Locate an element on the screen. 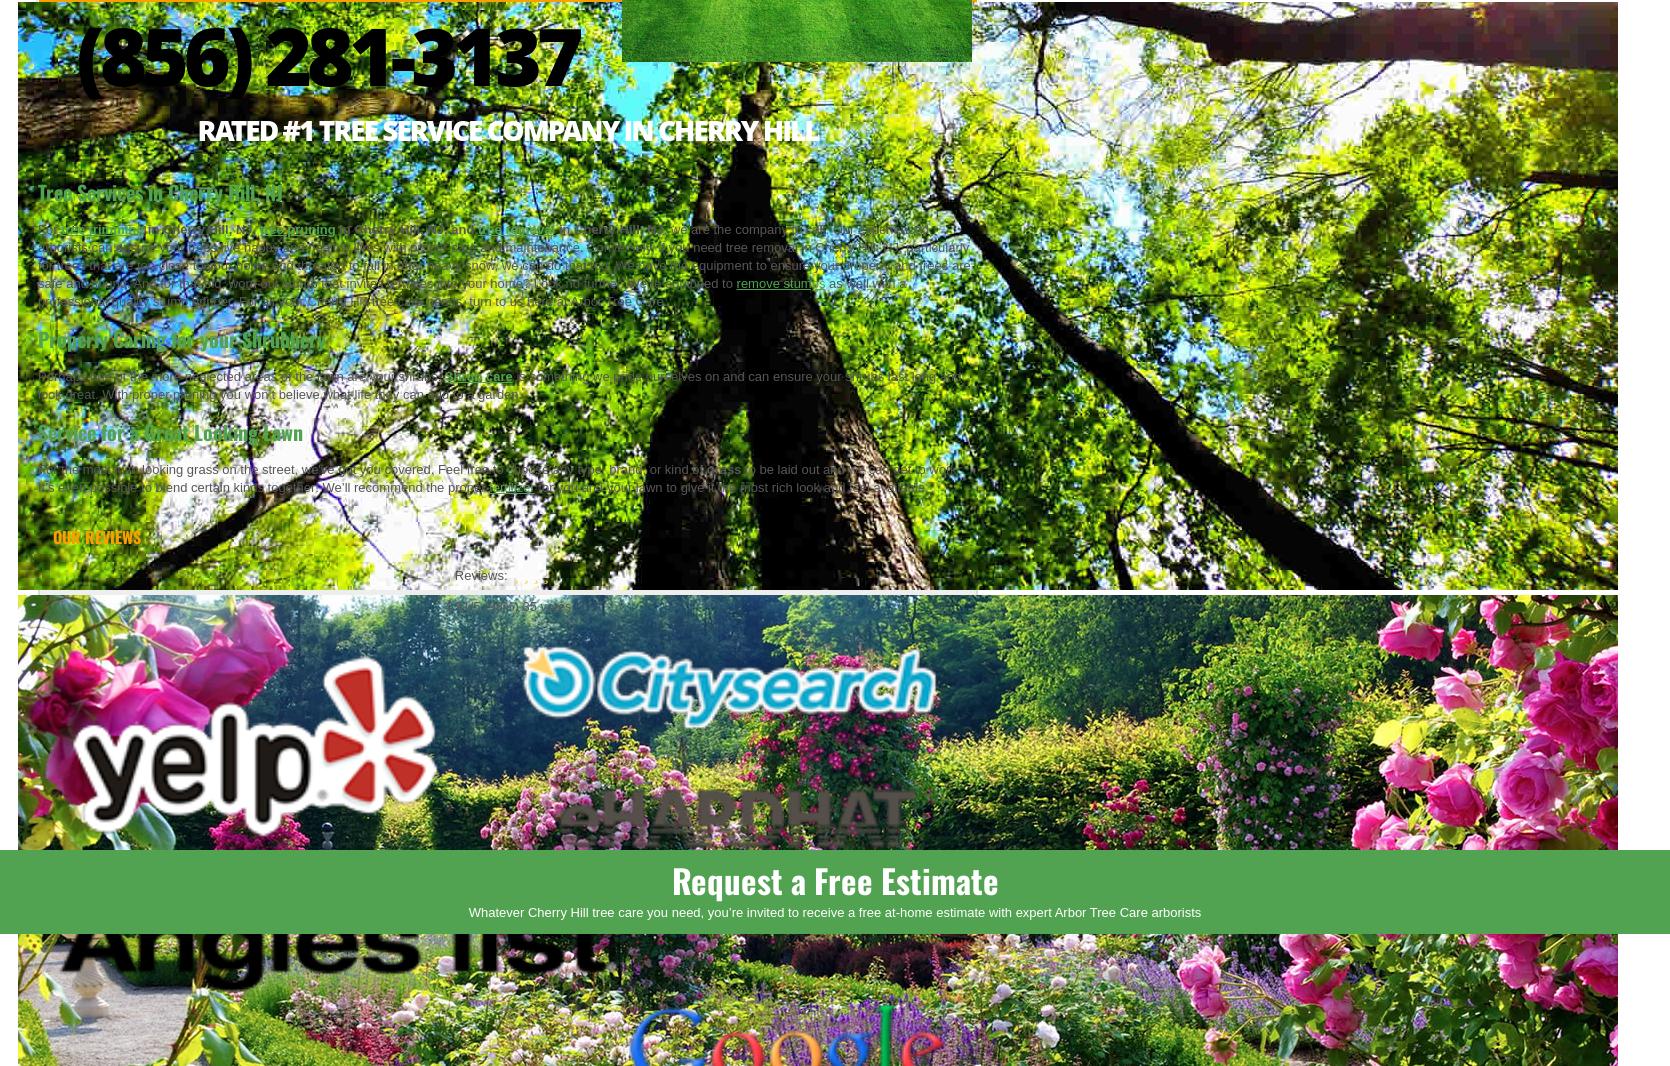  '/' is located at coordinates (469, 604).